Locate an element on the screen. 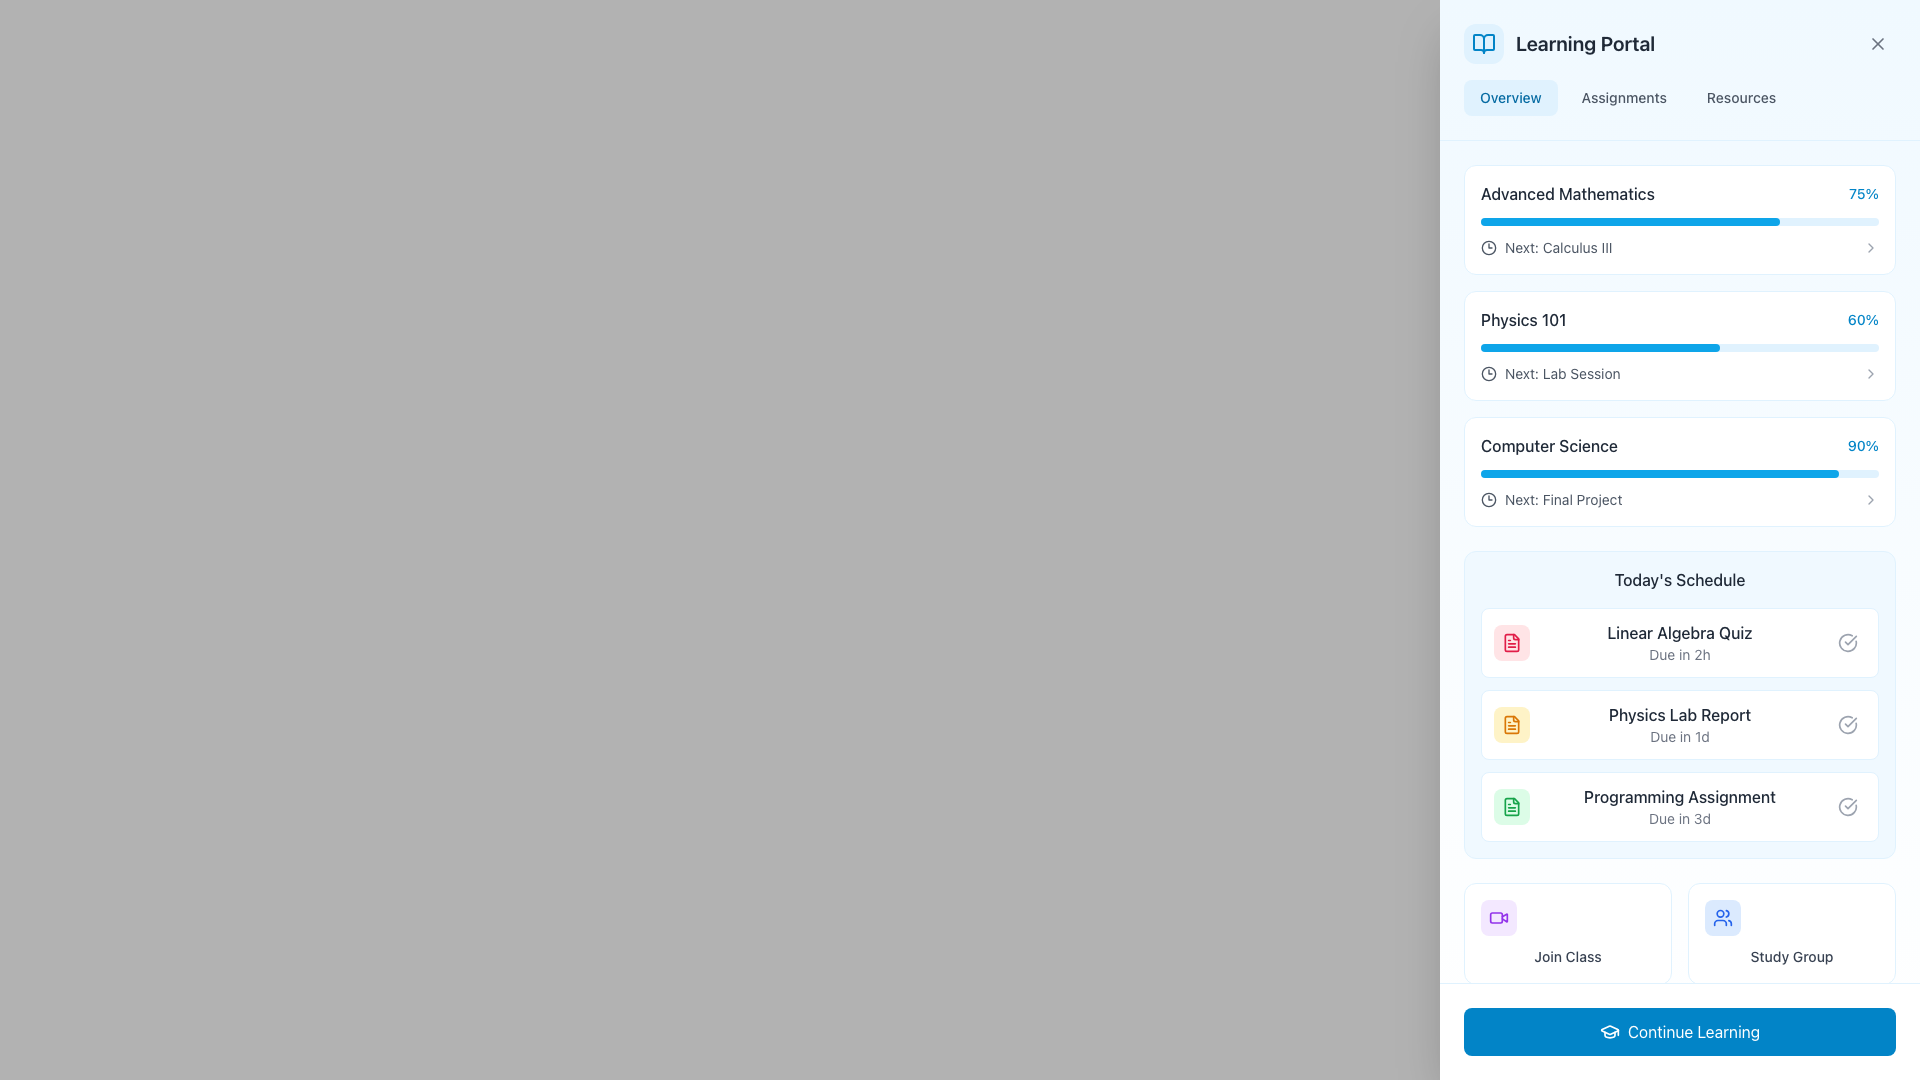 The width and height of the screenshot is (1920, 1080). the circle-shaped graphical component within the SVG icon, which serves as the inner border of the clock-like representation, located at the center of the icon adjacent to the 'Computer Science' progress bar is located at coordinates (1488, 374).